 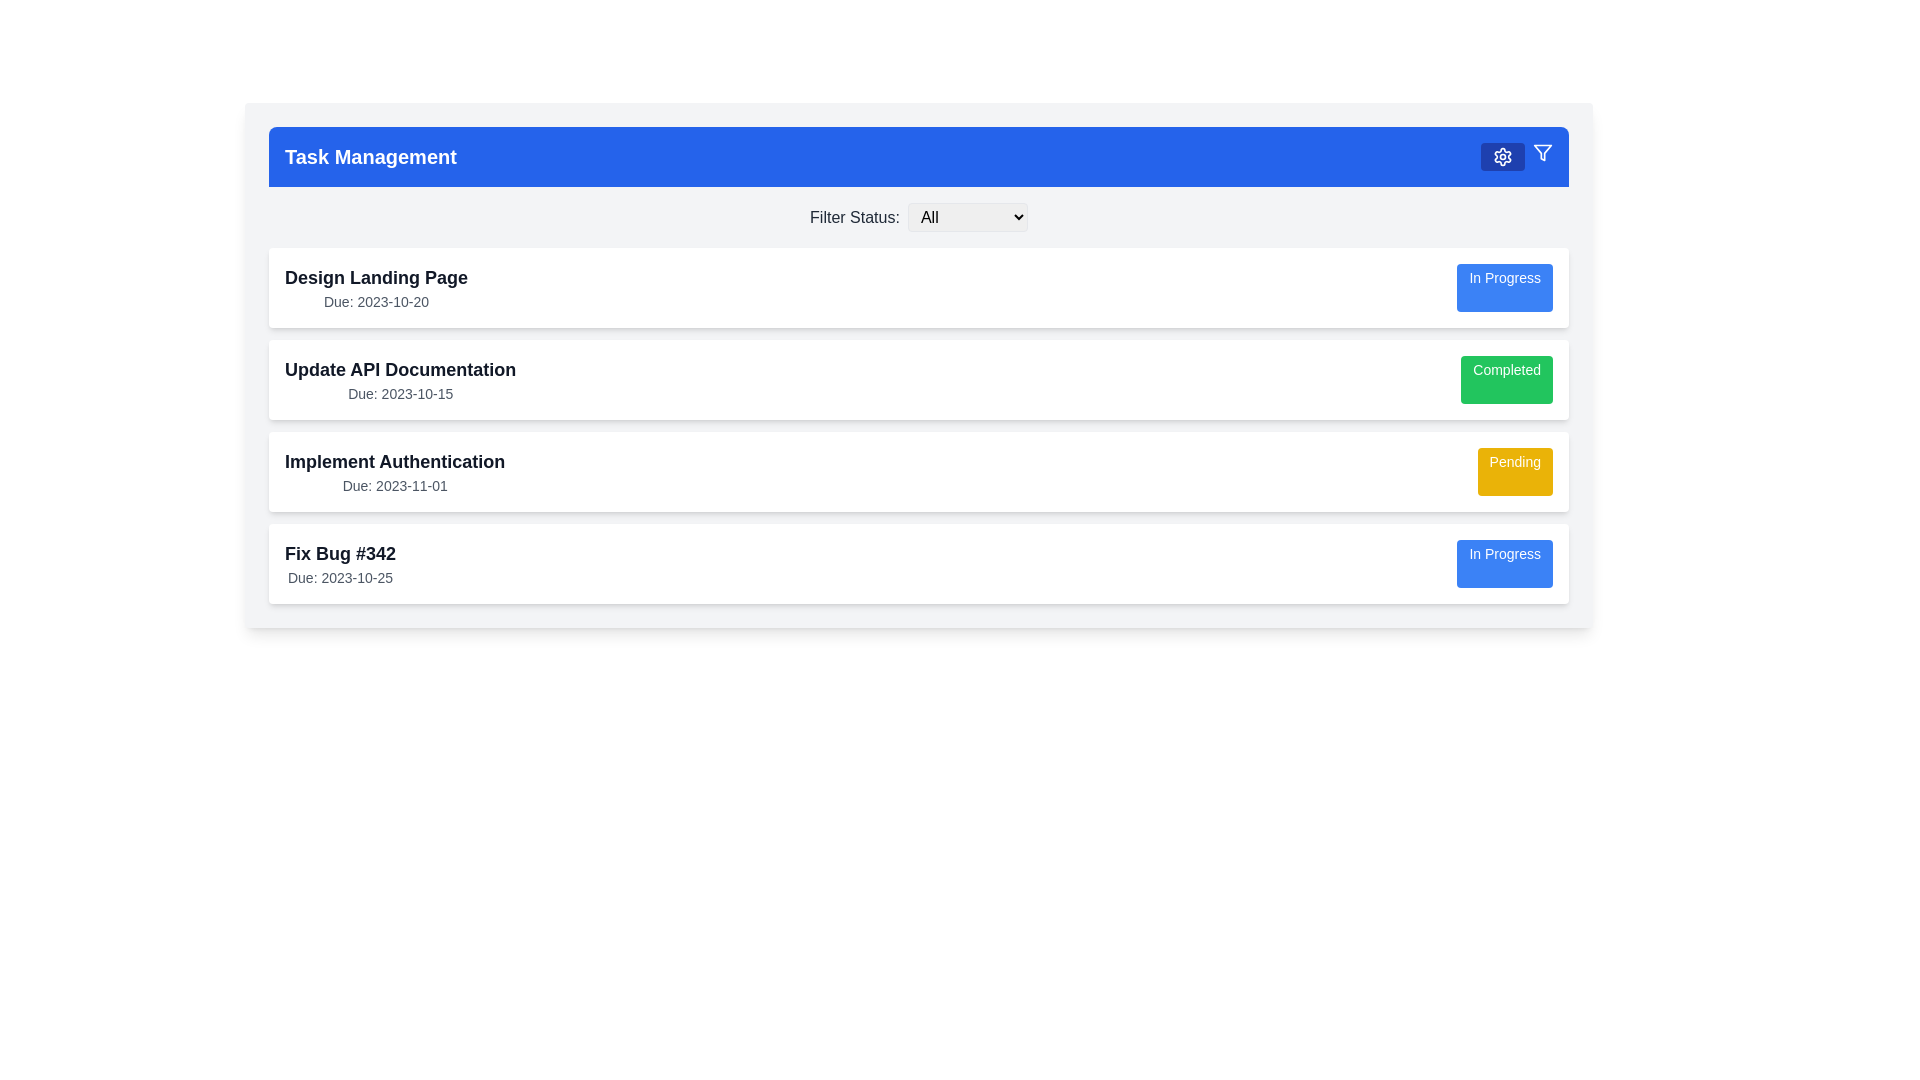 I want to click on text label that serves as the title or identifier for the task in the first task card, located above the due date 'Due: 2023-10-20', so click(x=376, y=277).